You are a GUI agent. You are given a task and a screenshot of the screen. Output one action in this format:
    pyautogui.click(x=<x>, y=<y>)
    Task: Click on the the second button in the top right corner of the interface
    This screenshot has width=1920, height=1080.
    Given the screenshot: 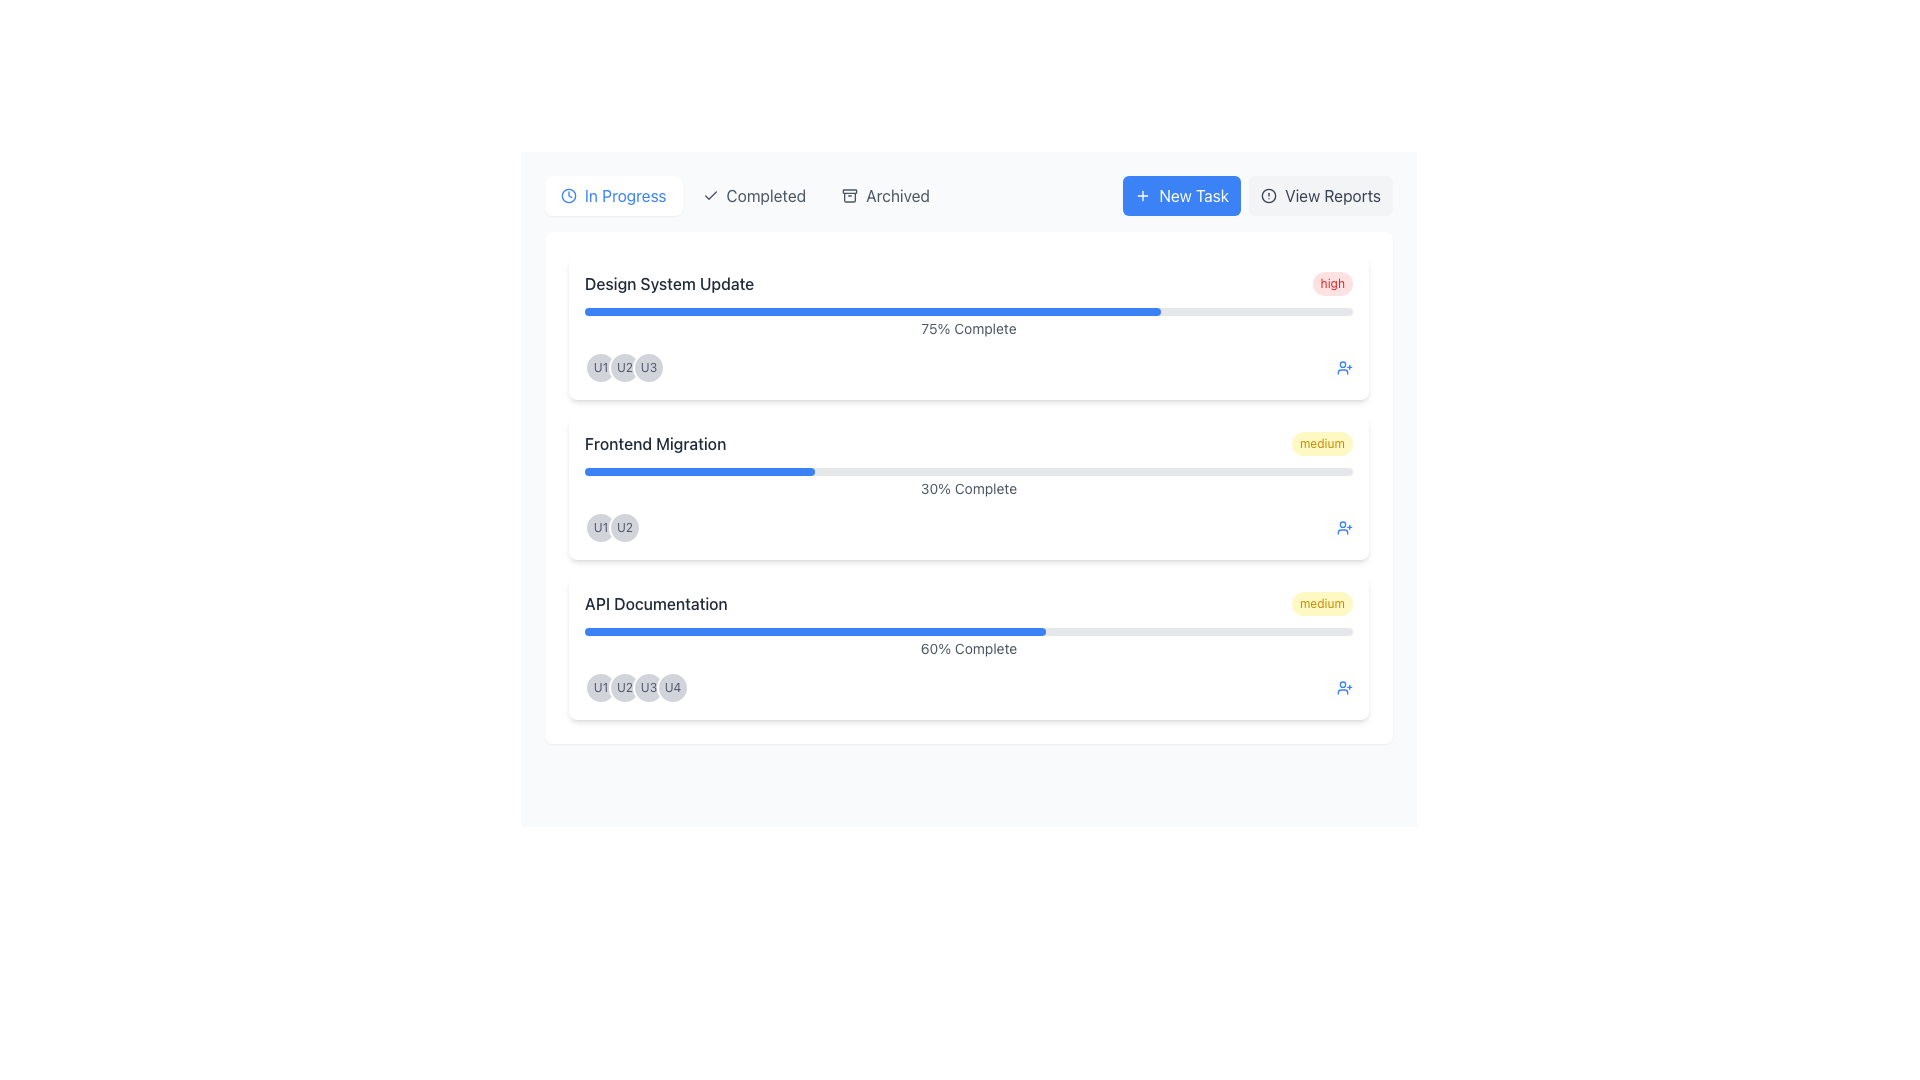 What is the action you would take?
    pyautogui.click(x=1321, y=196)
    